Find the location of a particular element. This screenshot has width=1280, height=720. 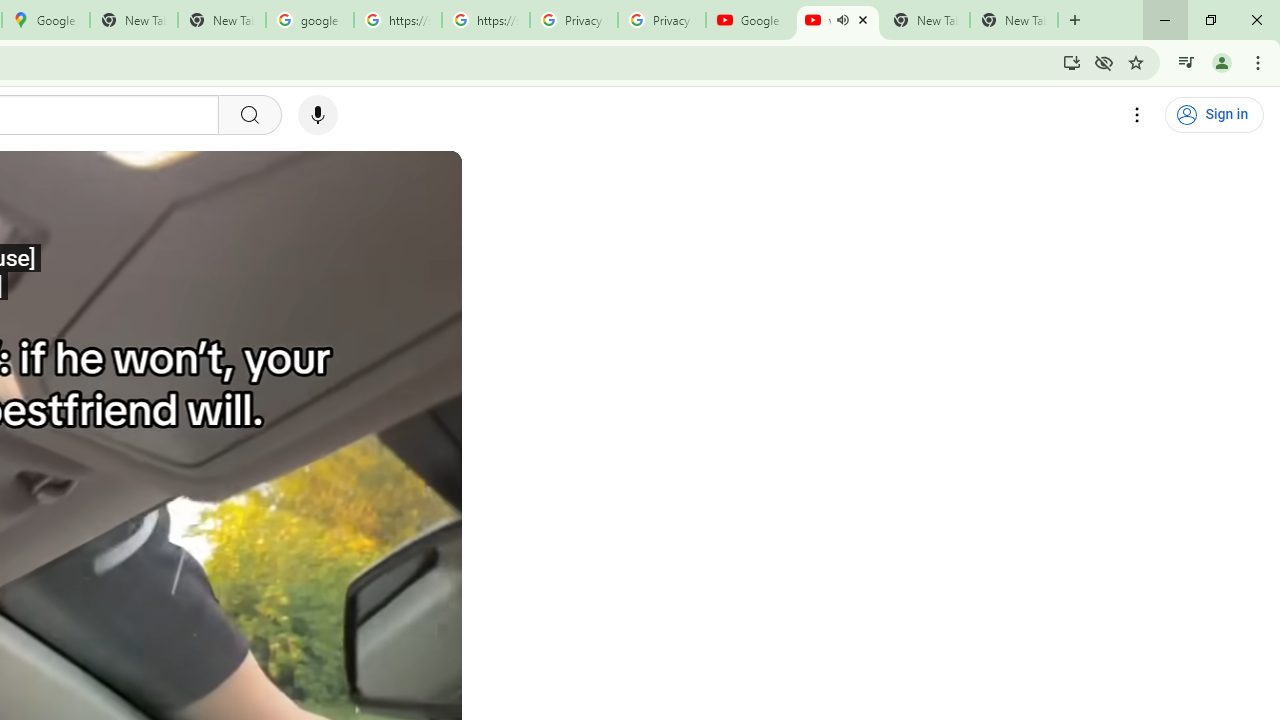

'https://scholar.google.com/' is located at coordinates (485, 20).